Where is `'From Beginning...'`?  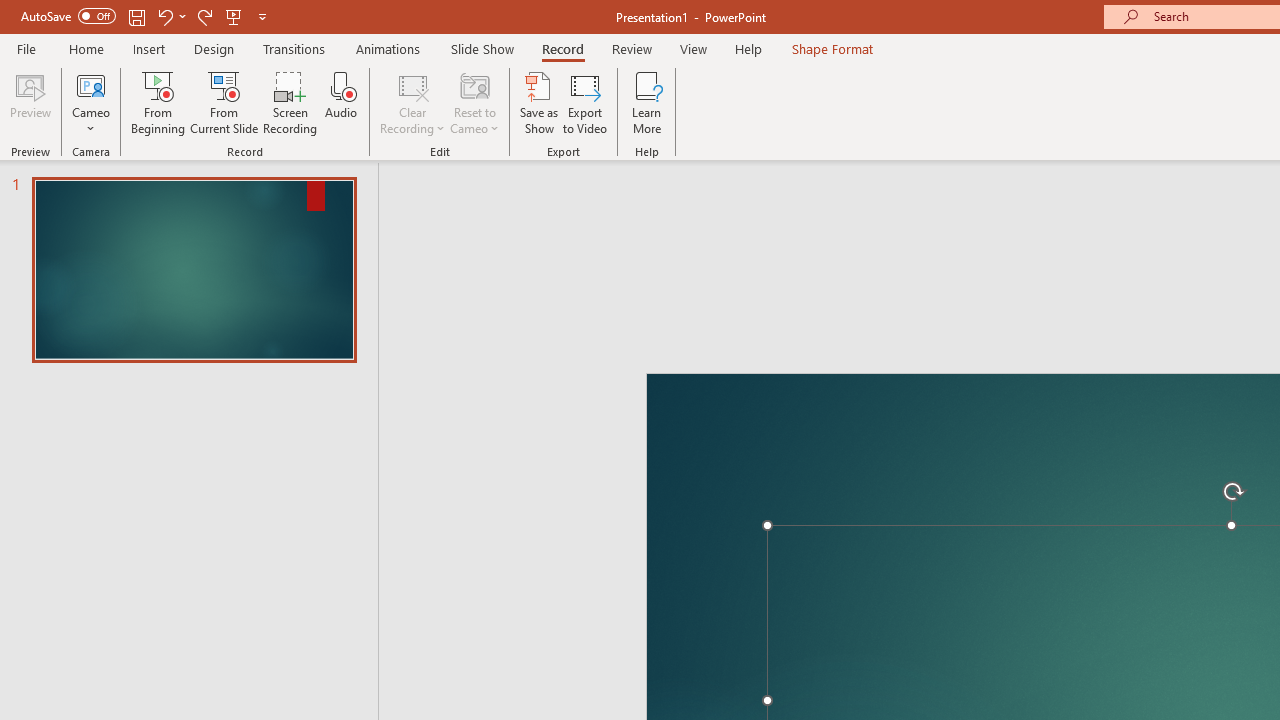
'From Beginning...' is located at coordinates (157, 103).